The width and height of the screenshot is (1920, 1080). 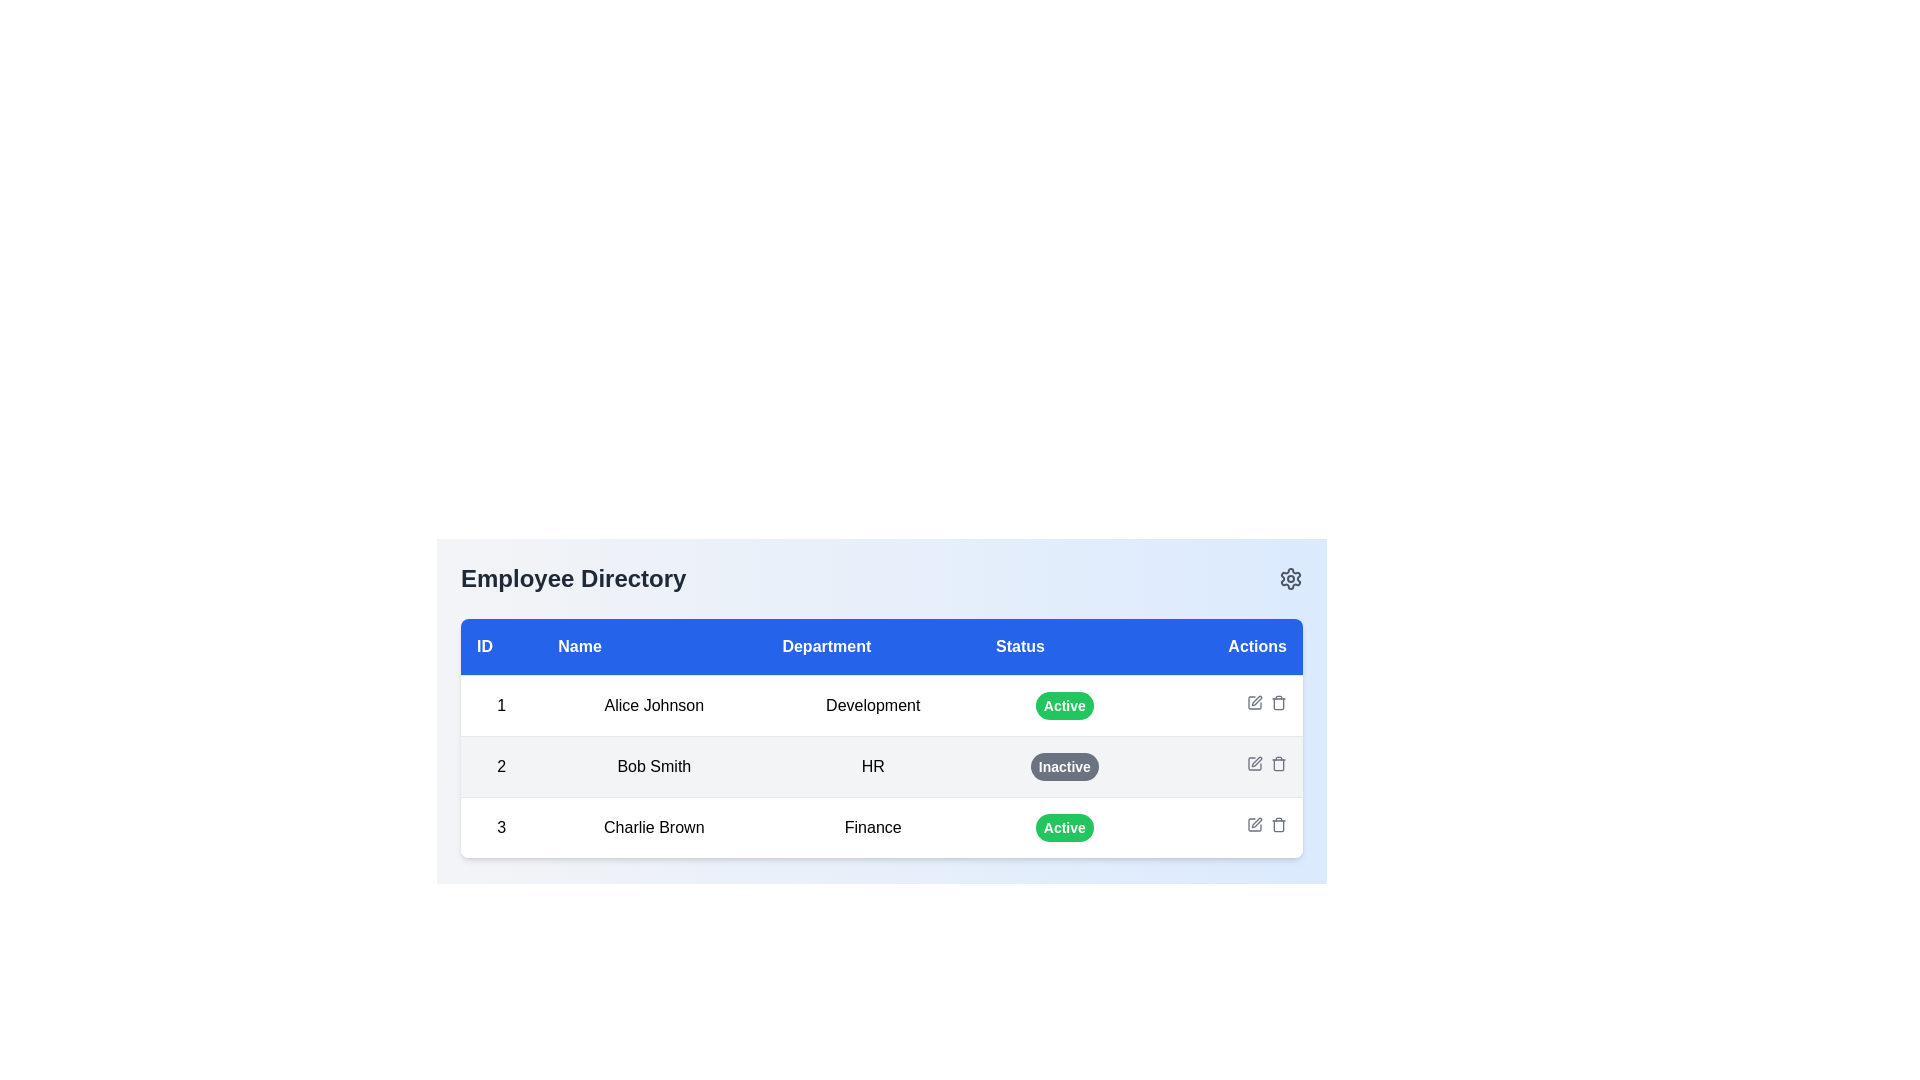 What do you see at coordinates (1253, 825) in the screenshot?
I see `the edit icon button in the Actions column of the third row` at bounding box center [1253, 825].